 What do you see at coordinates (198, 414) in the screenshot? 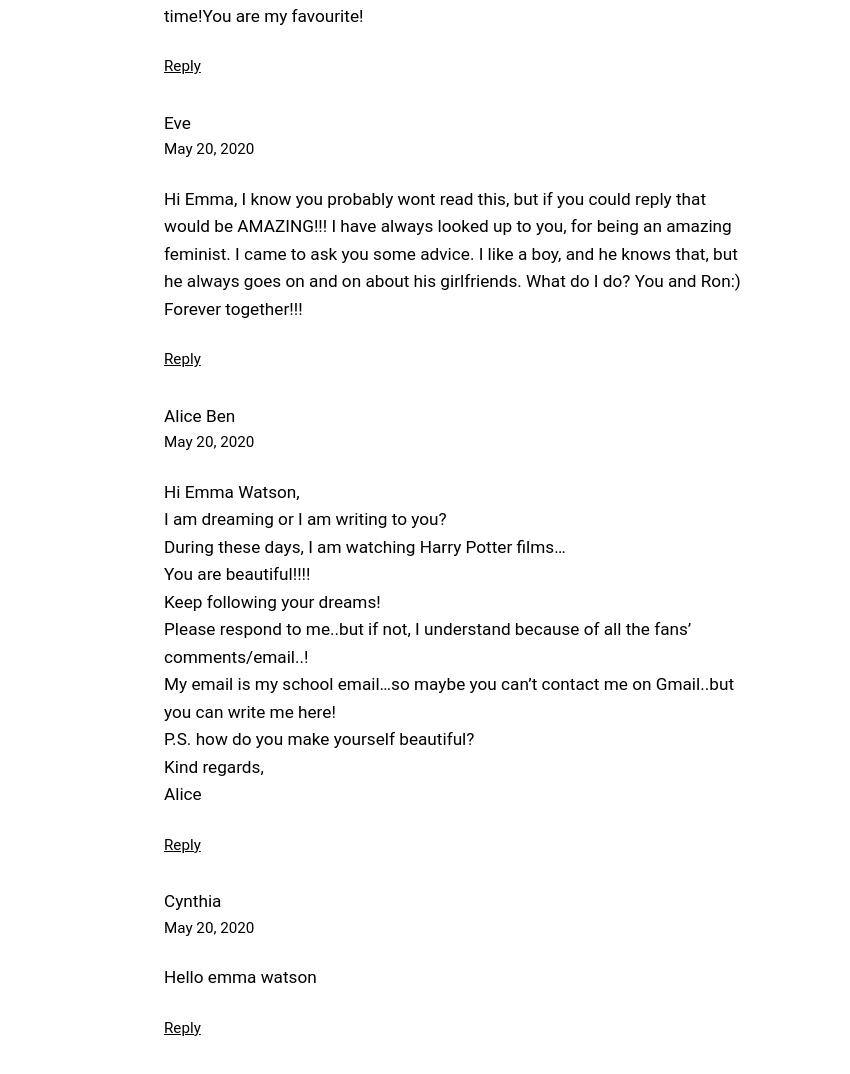
I see `'Alice Ben'` at bounding box center [198, 414].